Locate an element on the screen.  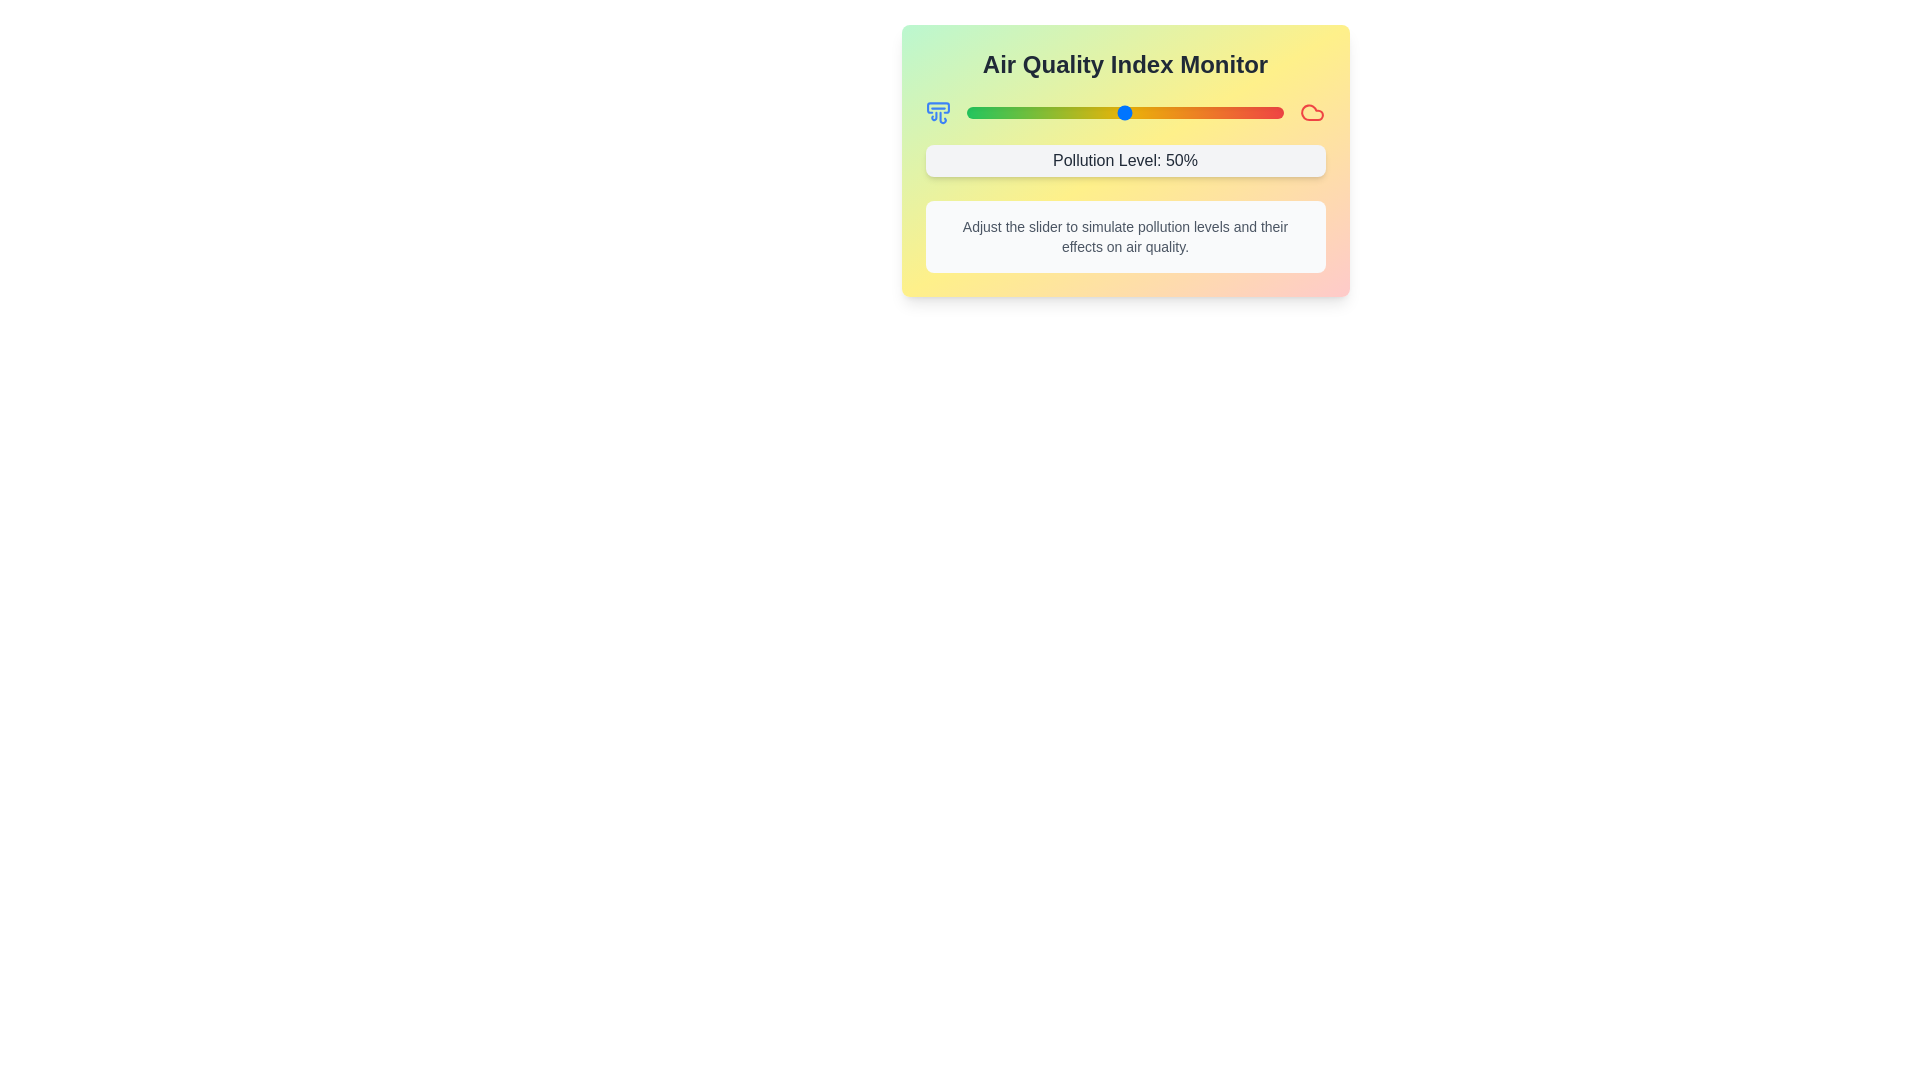
the pollution level slider to 95% is located at coordinates (1267, 112).